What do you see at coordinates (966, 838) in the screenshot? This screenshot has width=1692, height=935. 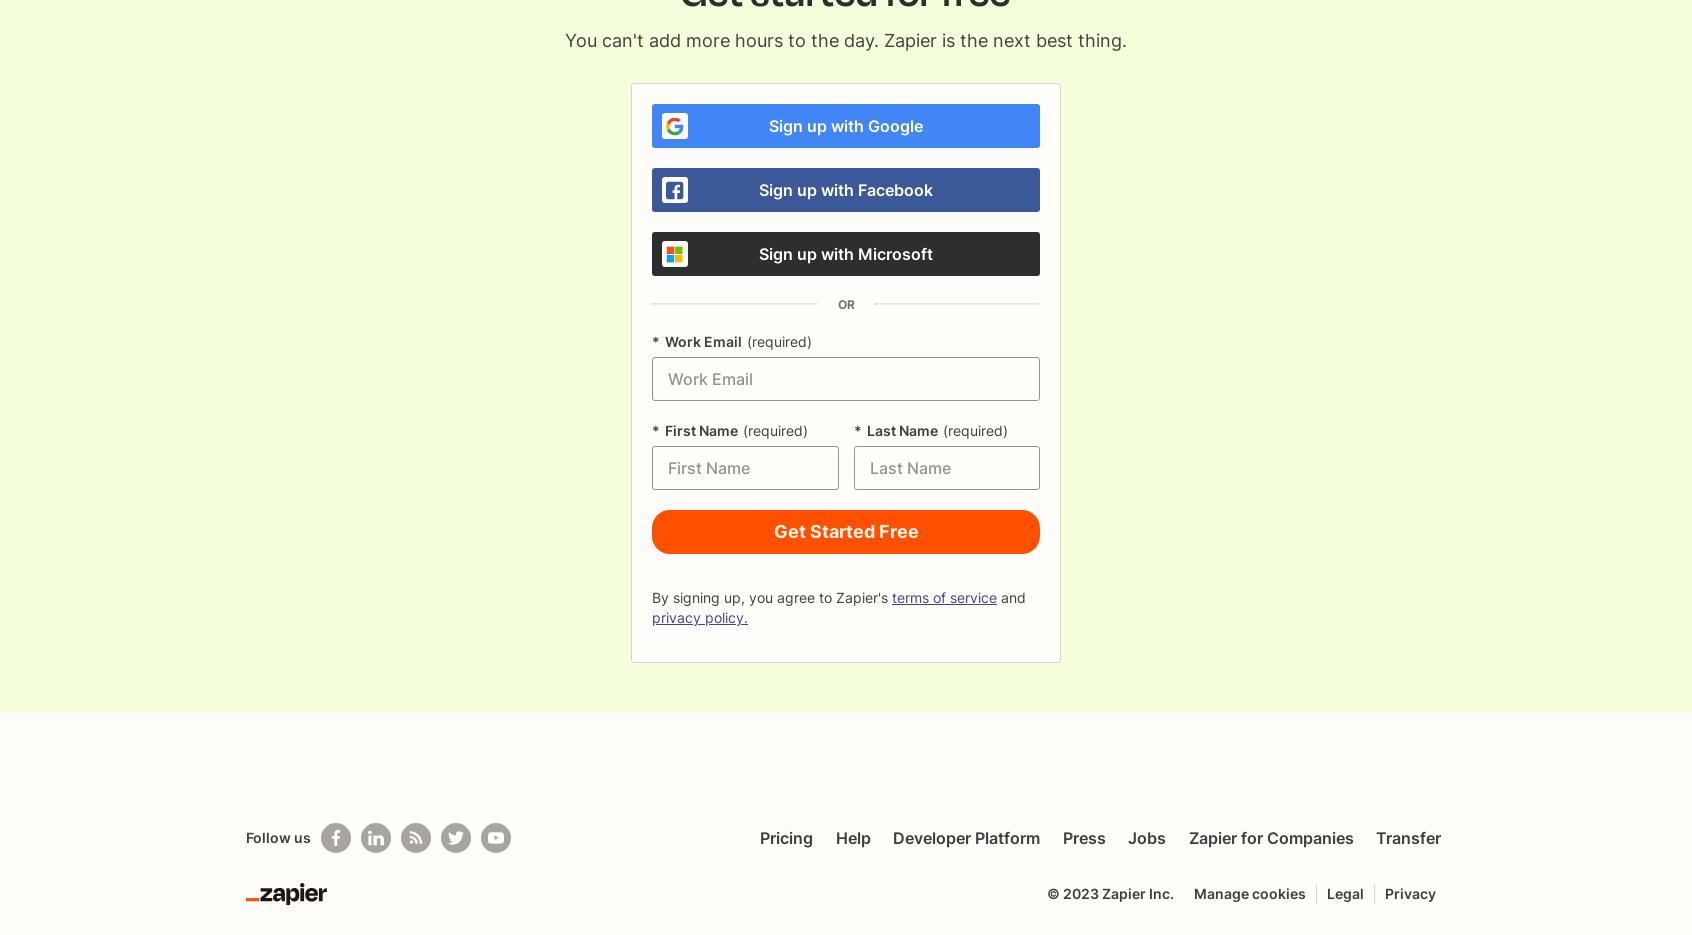 I see `'Developer Platform'` at bounding box center [966, 838].